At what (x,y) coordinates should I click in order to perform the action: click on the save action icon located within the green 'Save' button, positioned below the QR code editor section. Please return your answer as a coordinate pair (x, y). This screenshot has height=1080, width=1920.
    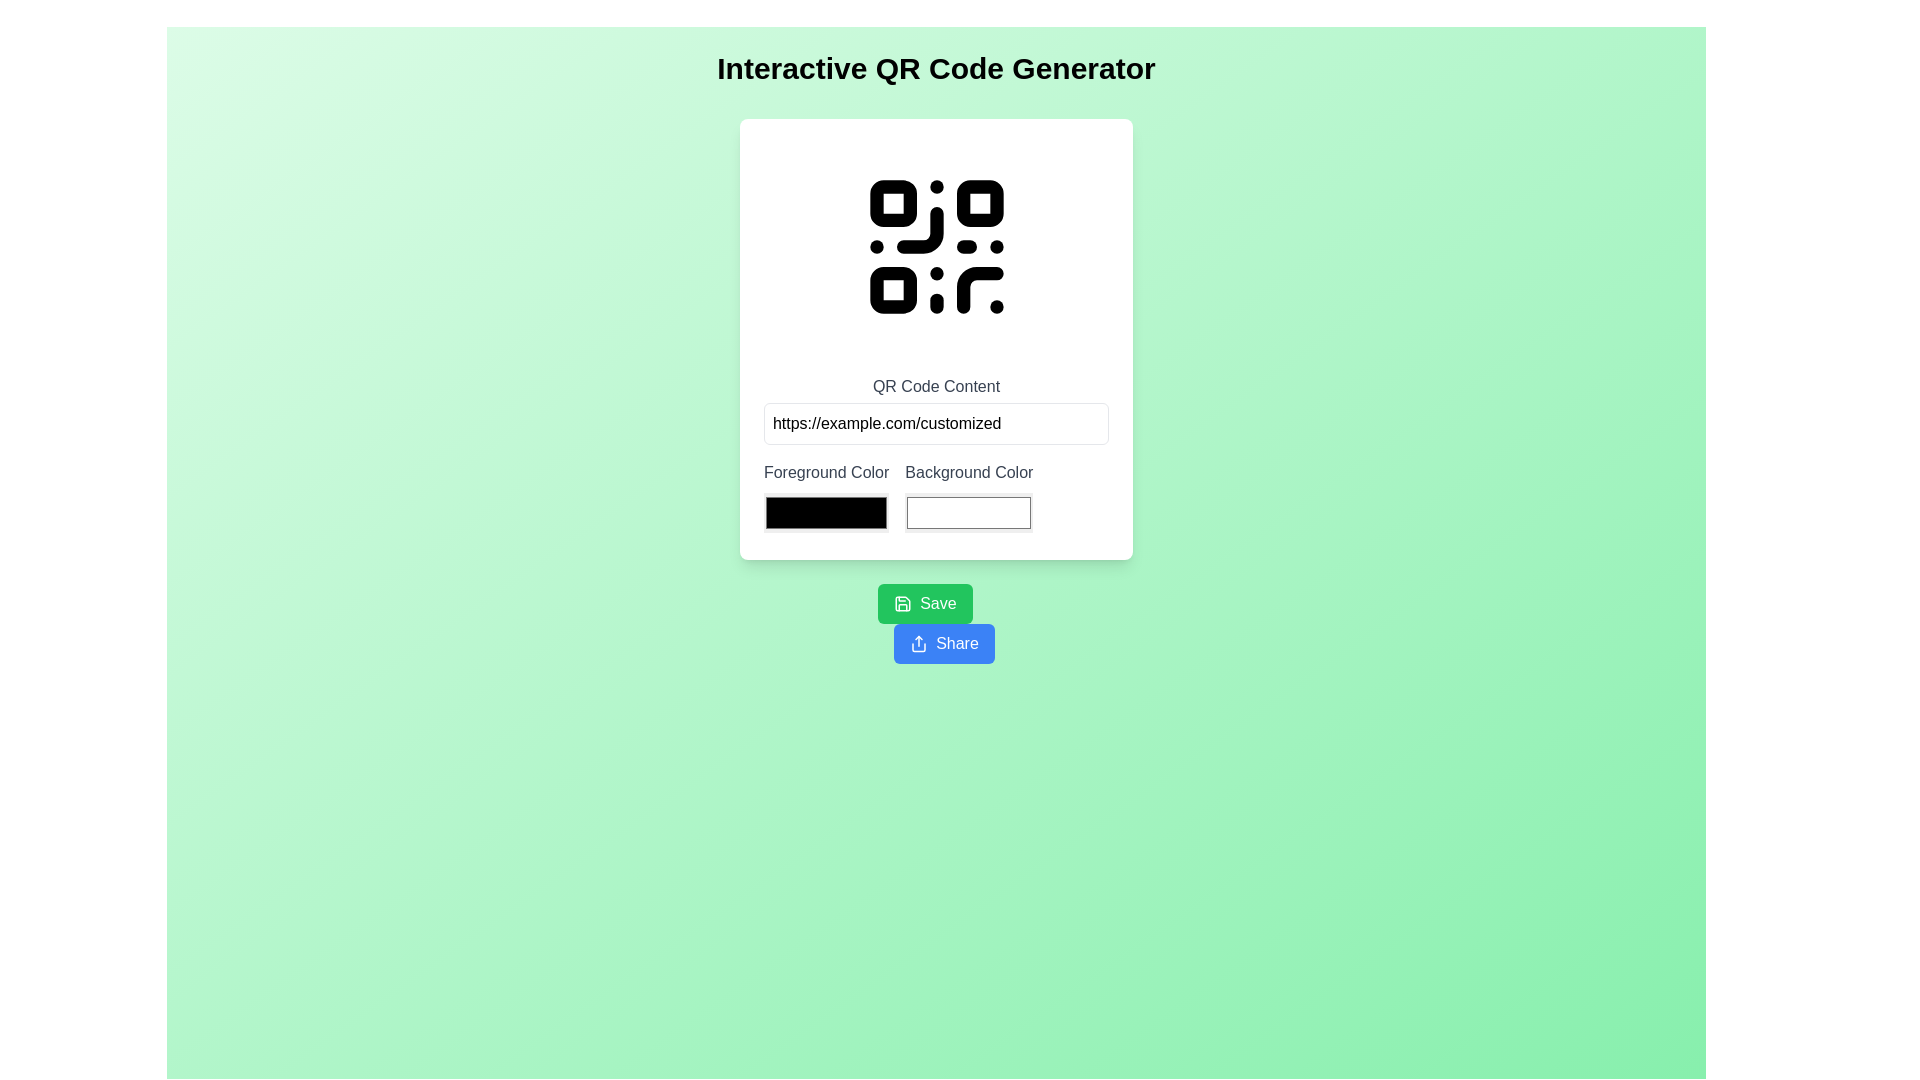
    Looking at the image, I should click on (902, 603).